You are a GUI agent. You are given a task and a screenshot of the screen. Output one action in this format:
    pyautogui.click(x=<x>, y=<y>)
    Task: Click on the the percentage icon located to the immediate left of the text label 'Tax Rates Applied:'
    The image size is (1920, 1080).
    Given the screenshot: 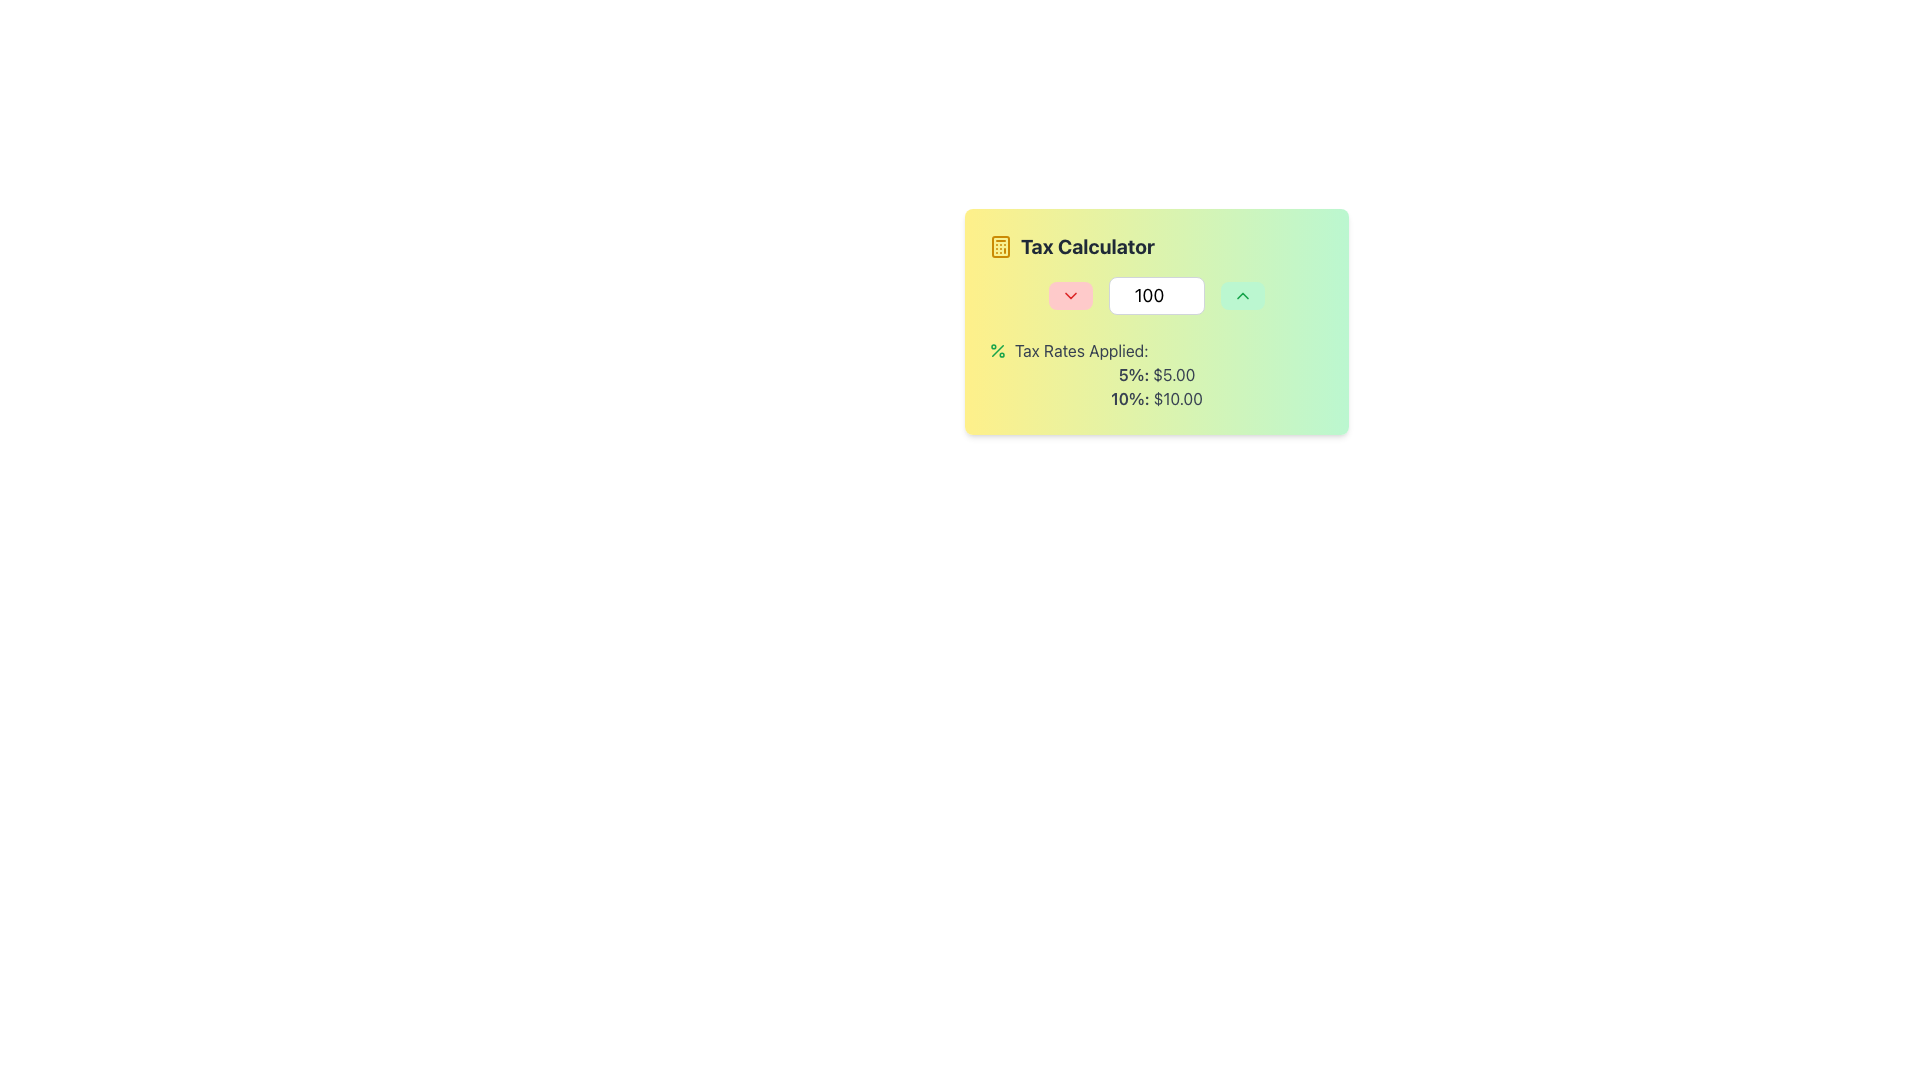 What is the action you would take?
    pyautogui.click(x=998, y=350)
    